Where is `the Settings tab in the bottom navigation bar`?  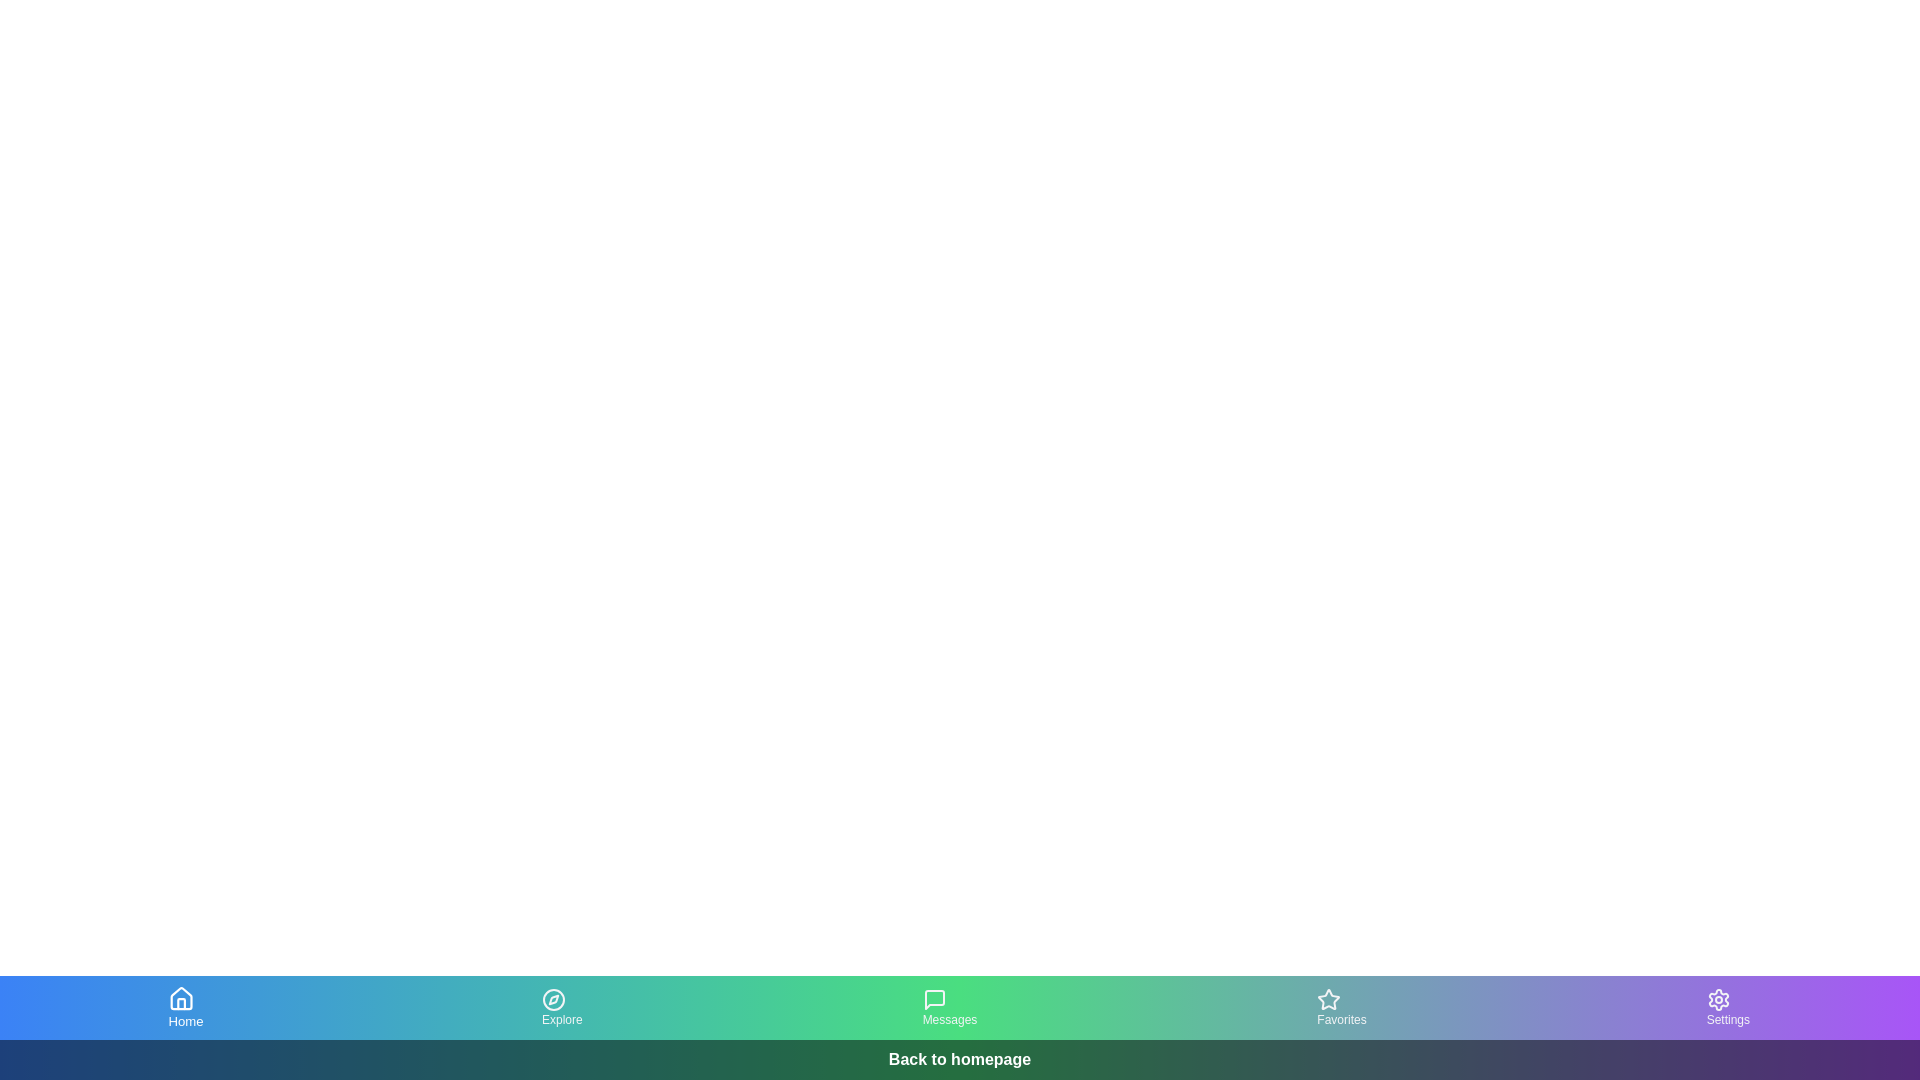
the Settings tab in the bottom navigation bar is located at coordinates (1727, 1007).